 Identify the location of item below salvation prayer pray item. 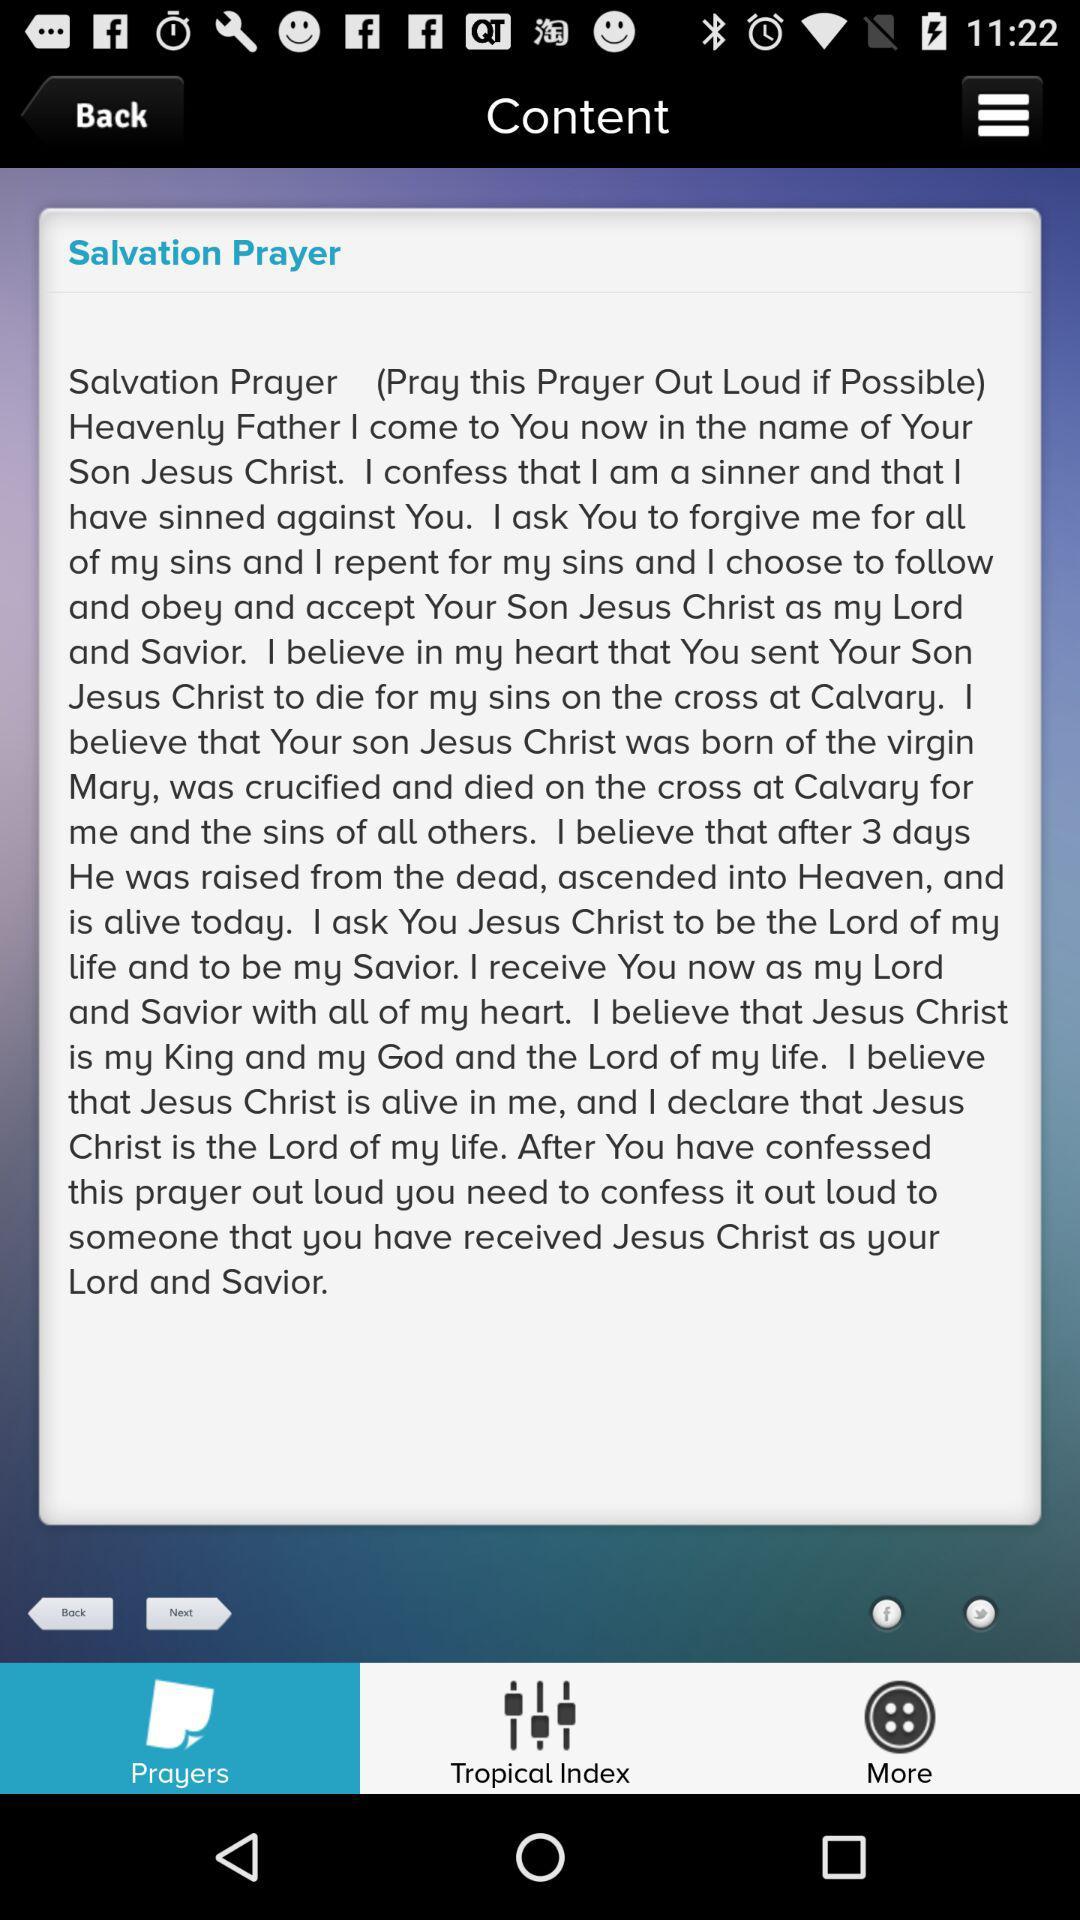
(70, 1613).